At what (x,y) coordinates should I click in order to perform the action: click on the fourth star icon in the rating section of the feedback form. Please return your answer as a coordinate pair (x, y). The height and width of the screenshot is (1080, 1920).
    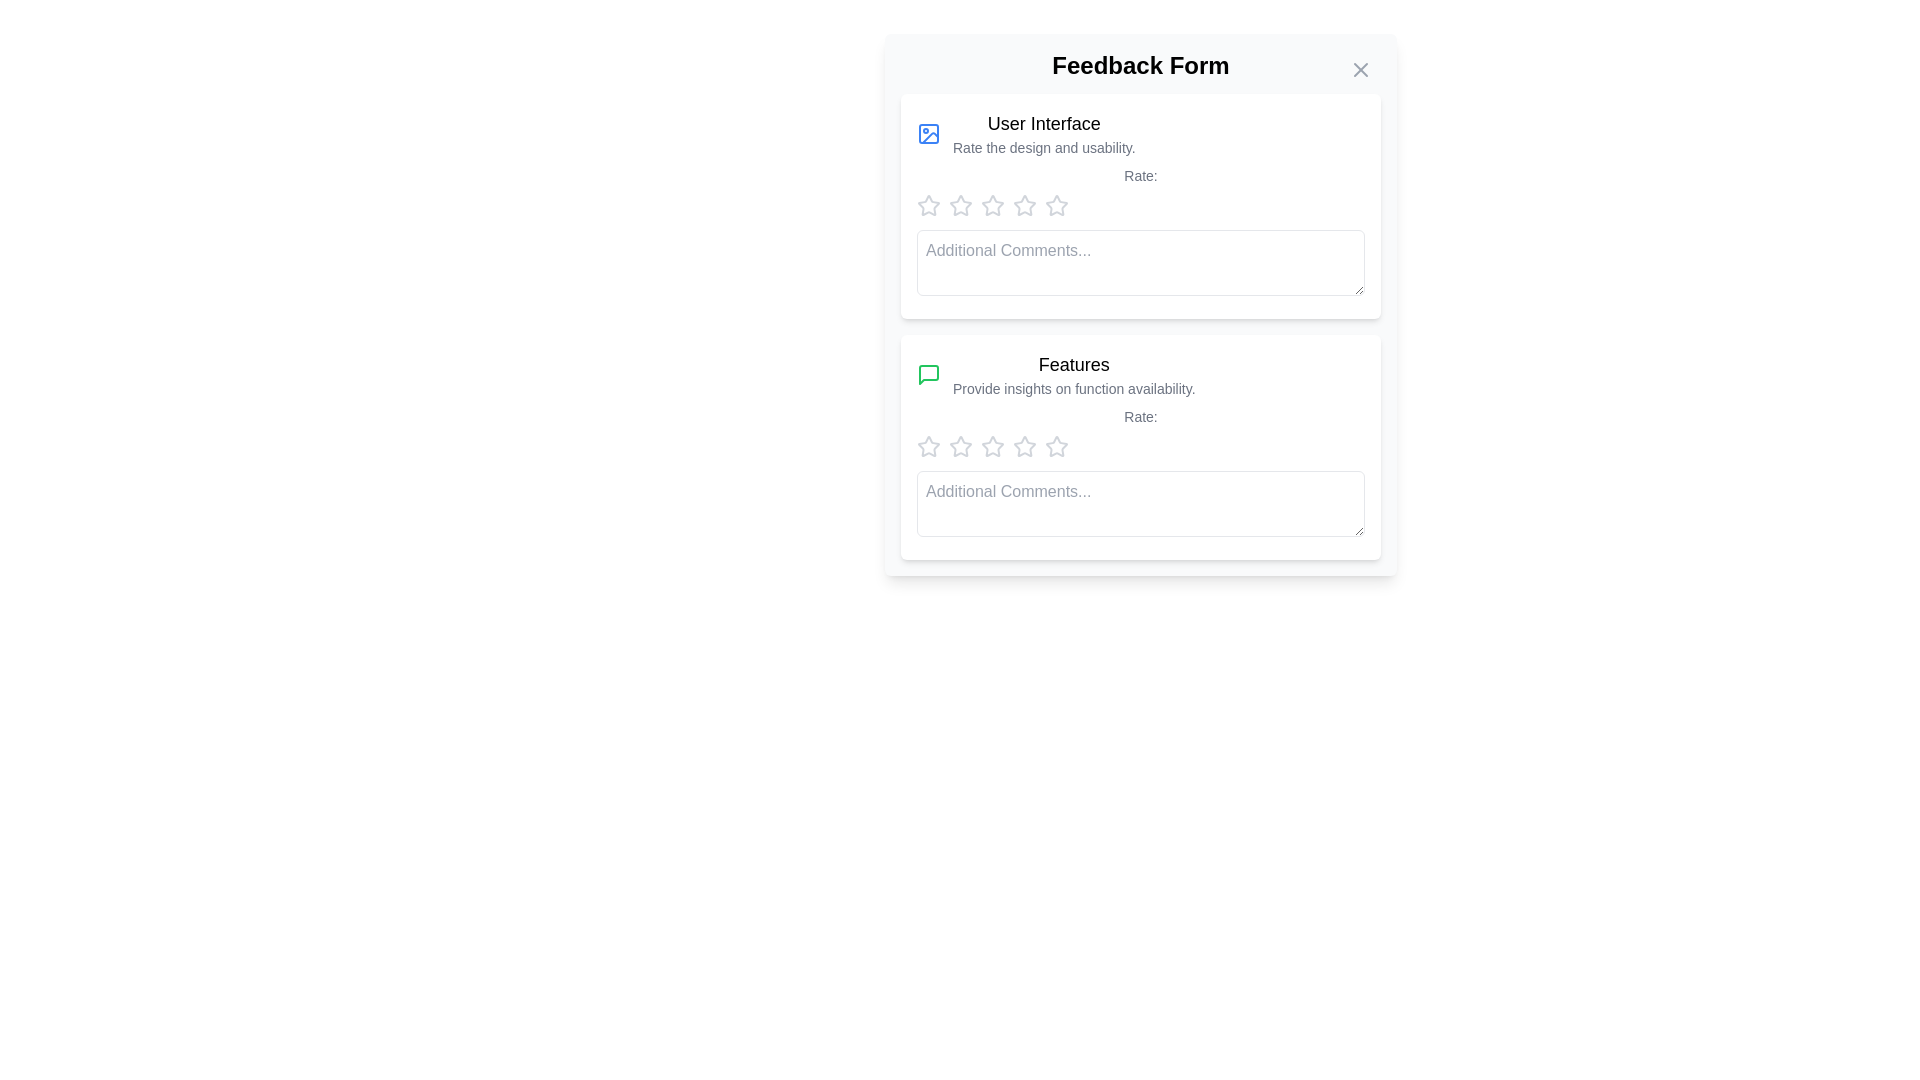
    Looking at the image, I should click on (1055, 205).